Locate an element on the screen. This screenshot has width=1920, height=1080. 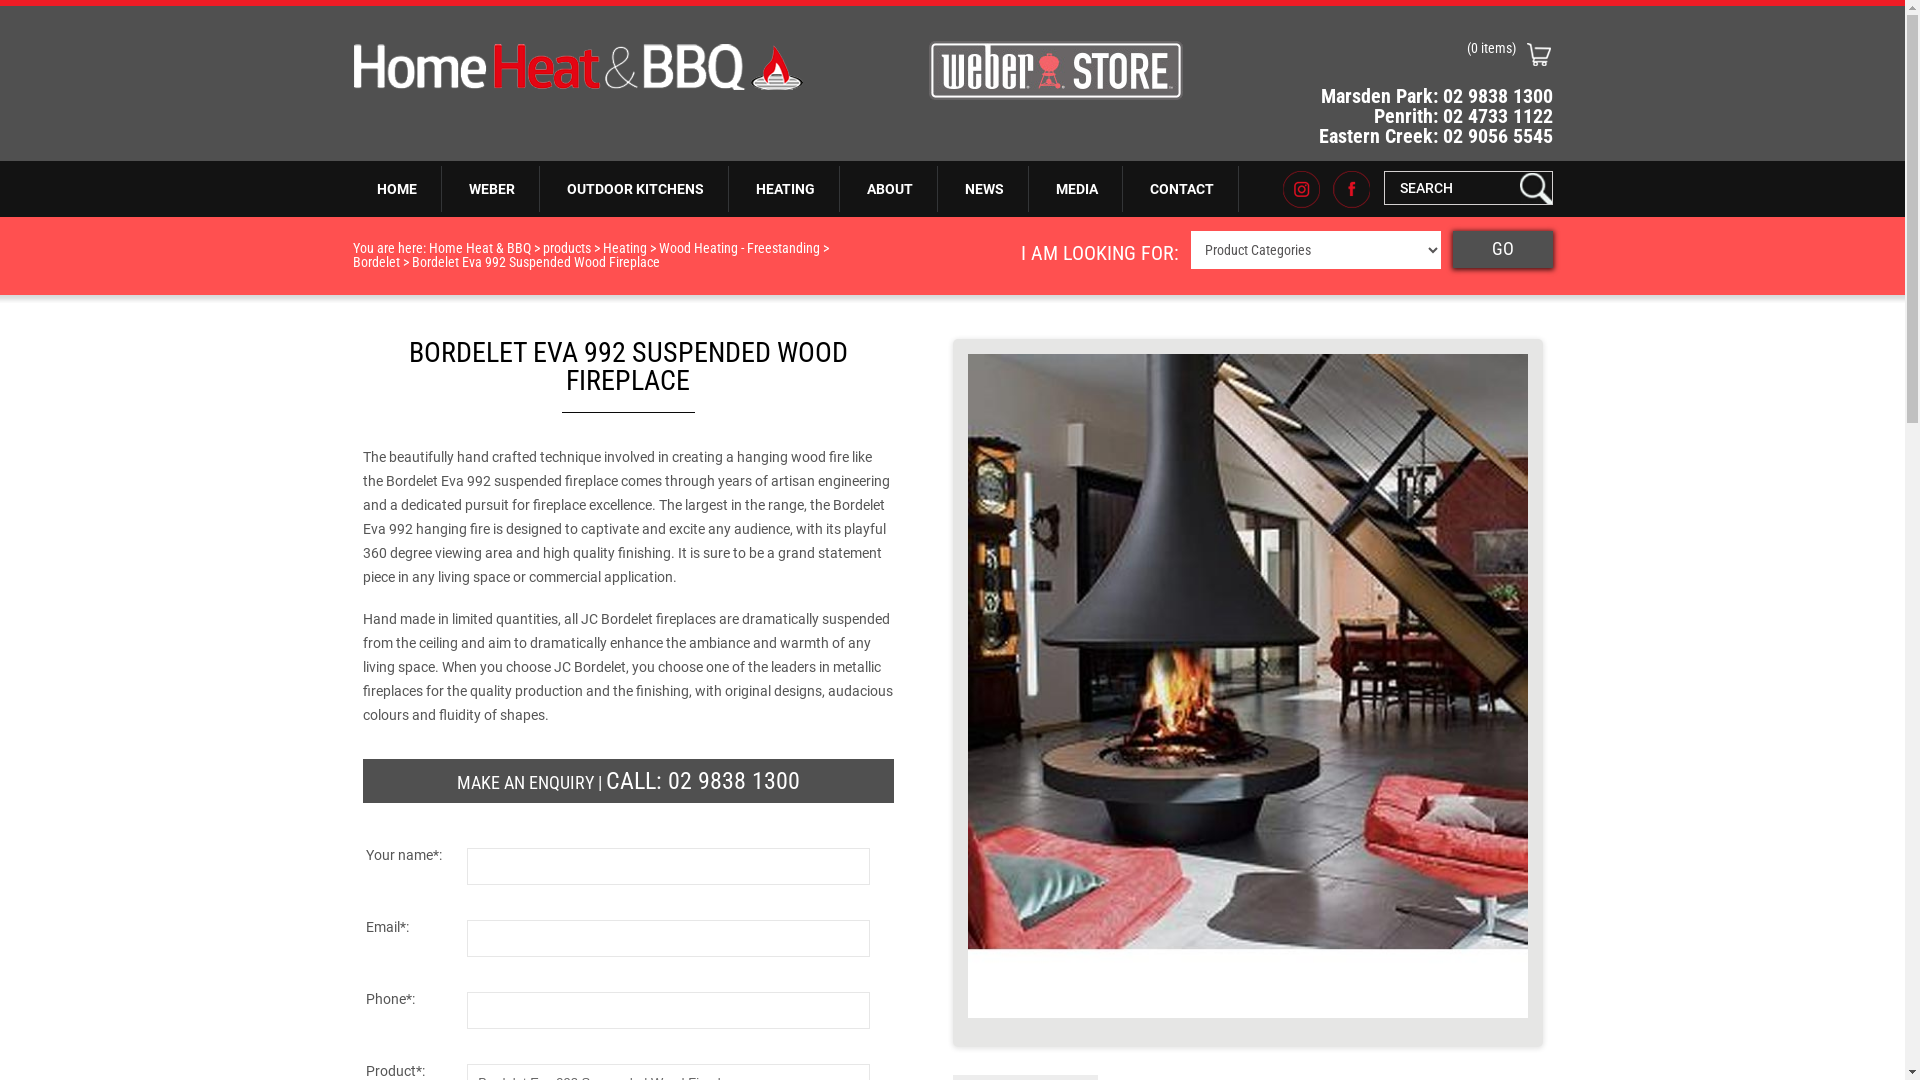
'Bordelet' is located at coordinates (375, 261).